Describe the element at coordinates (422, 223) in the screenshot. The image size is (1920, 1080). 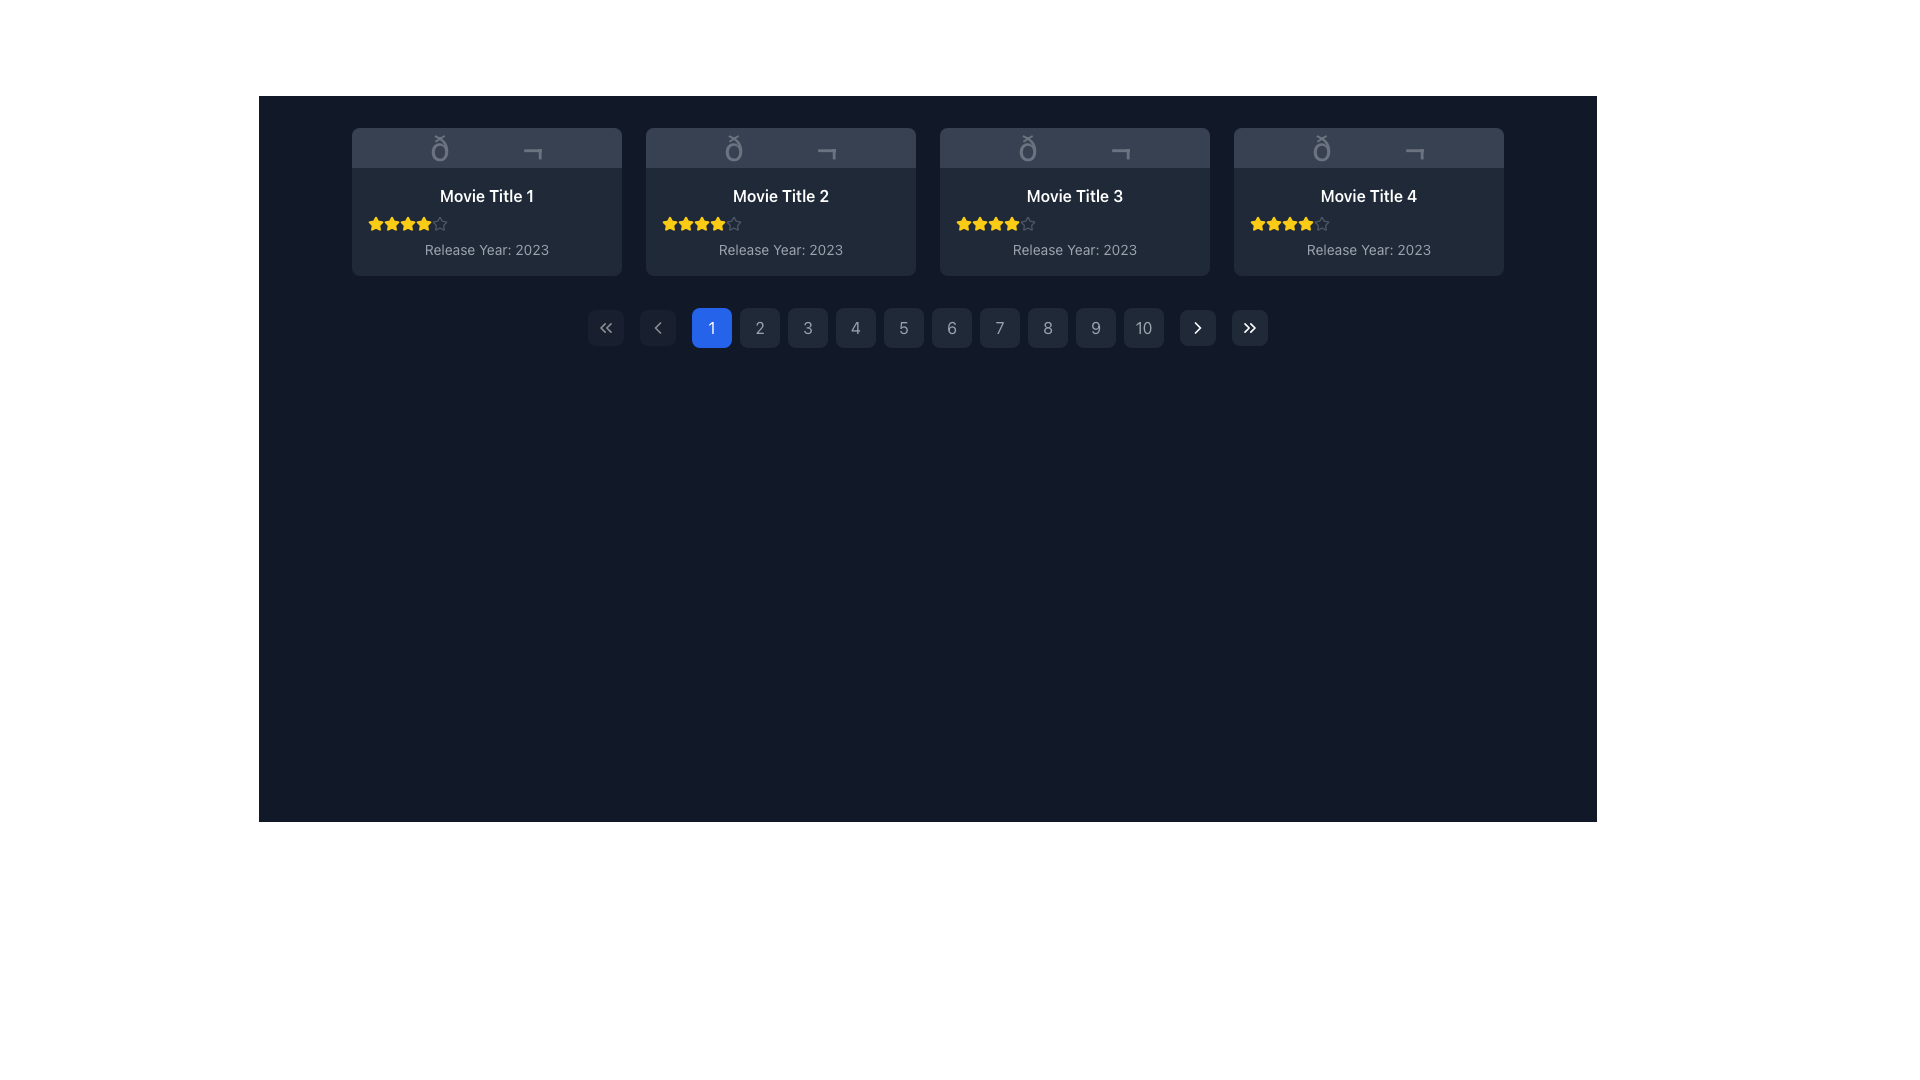
I see `the second star in the rating system for 'Movie Title 1'` at that location.